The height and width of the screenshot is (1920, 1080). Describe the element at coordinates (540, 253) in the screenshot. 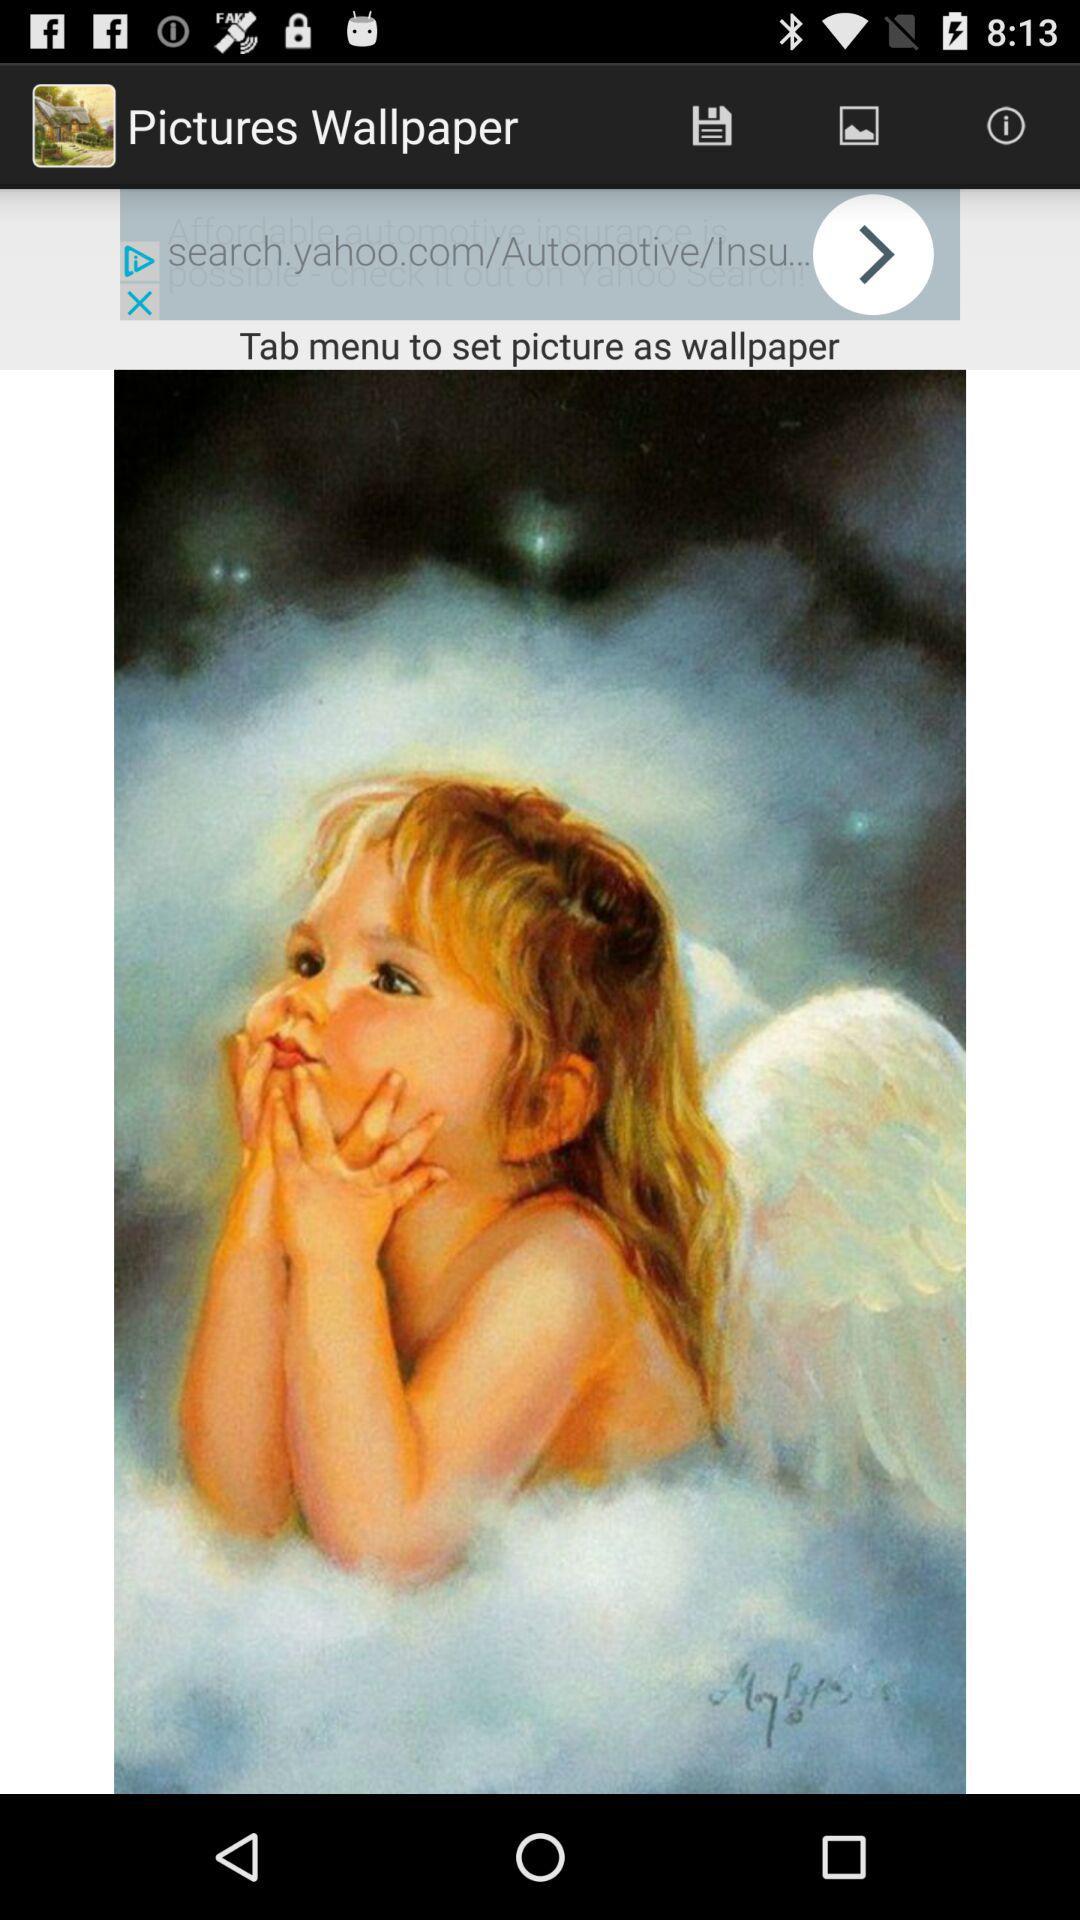

I see `advertisement website` at that location.